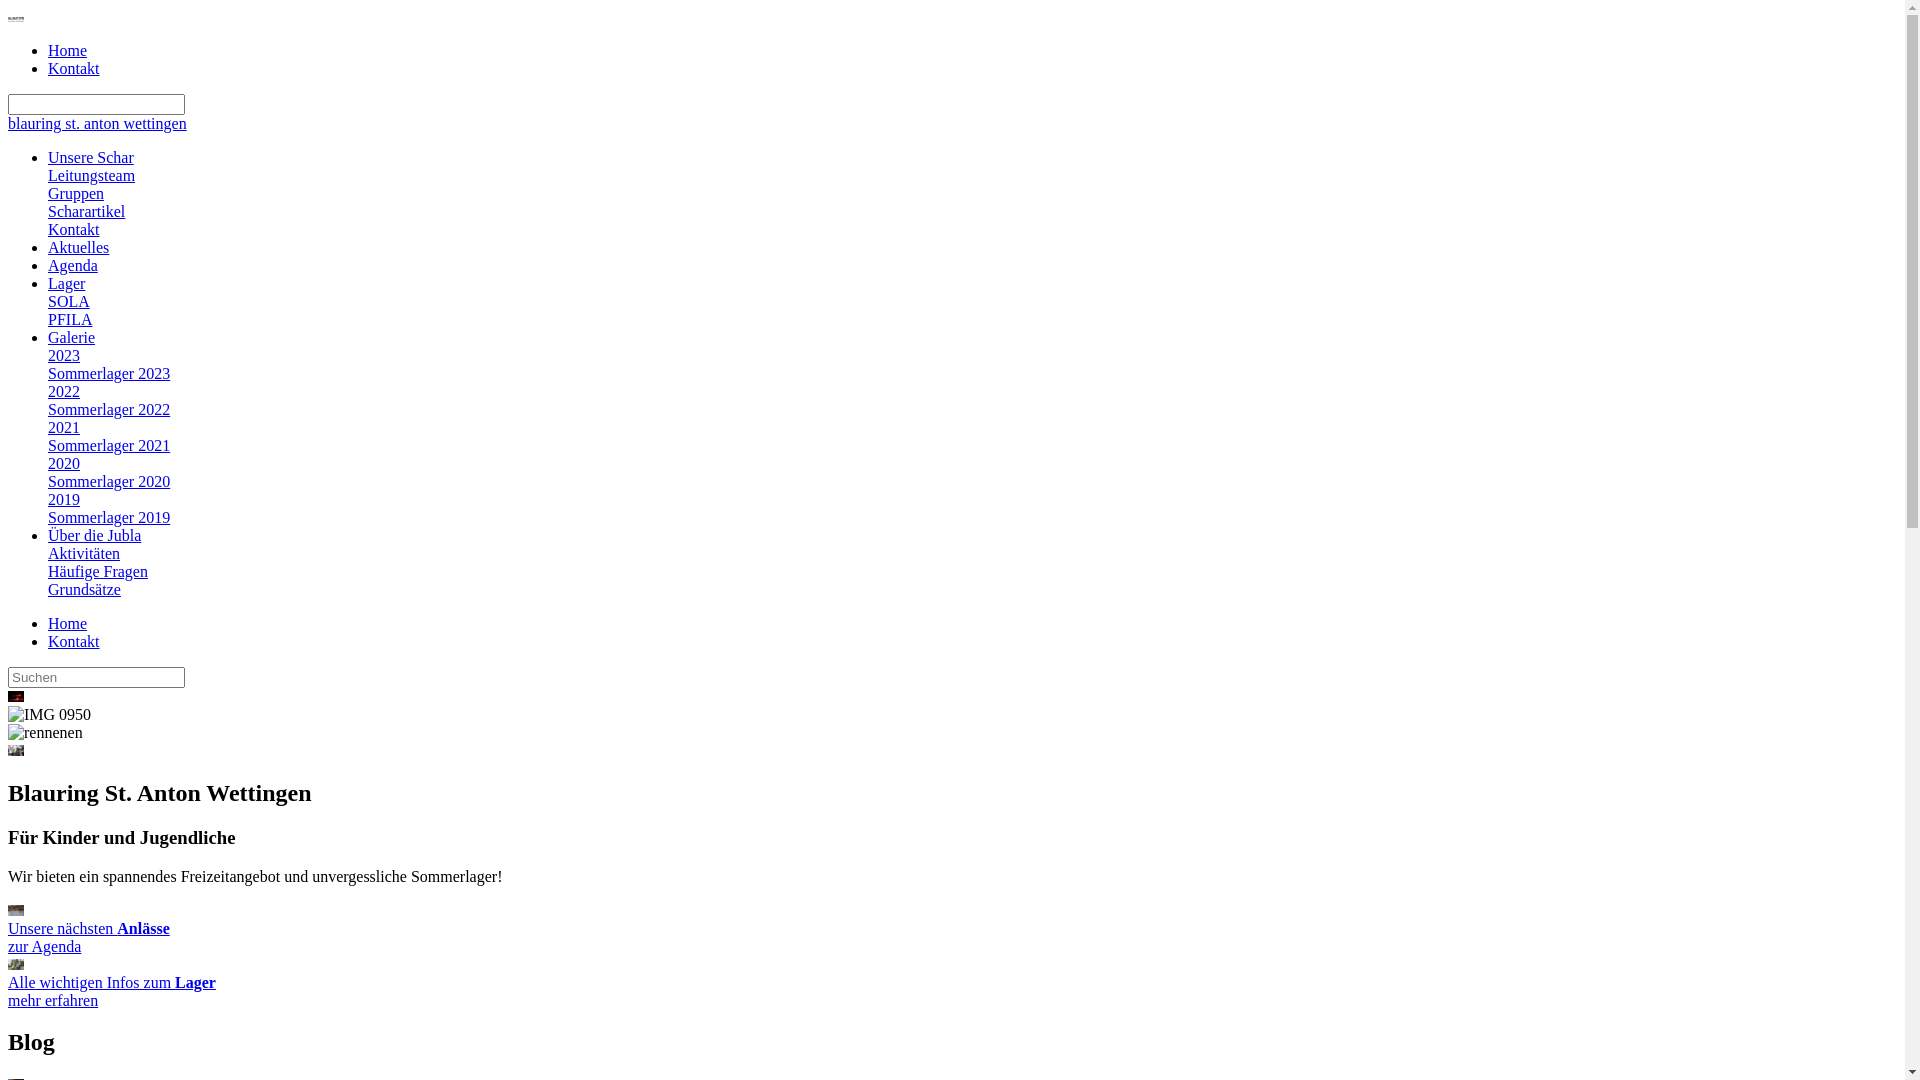 This screenshot has height=1080, width=1920. What do you see at coordinates (15, 910) in the screenshot?
I see `'zur Agenda'` at bounding box center [15, 910].